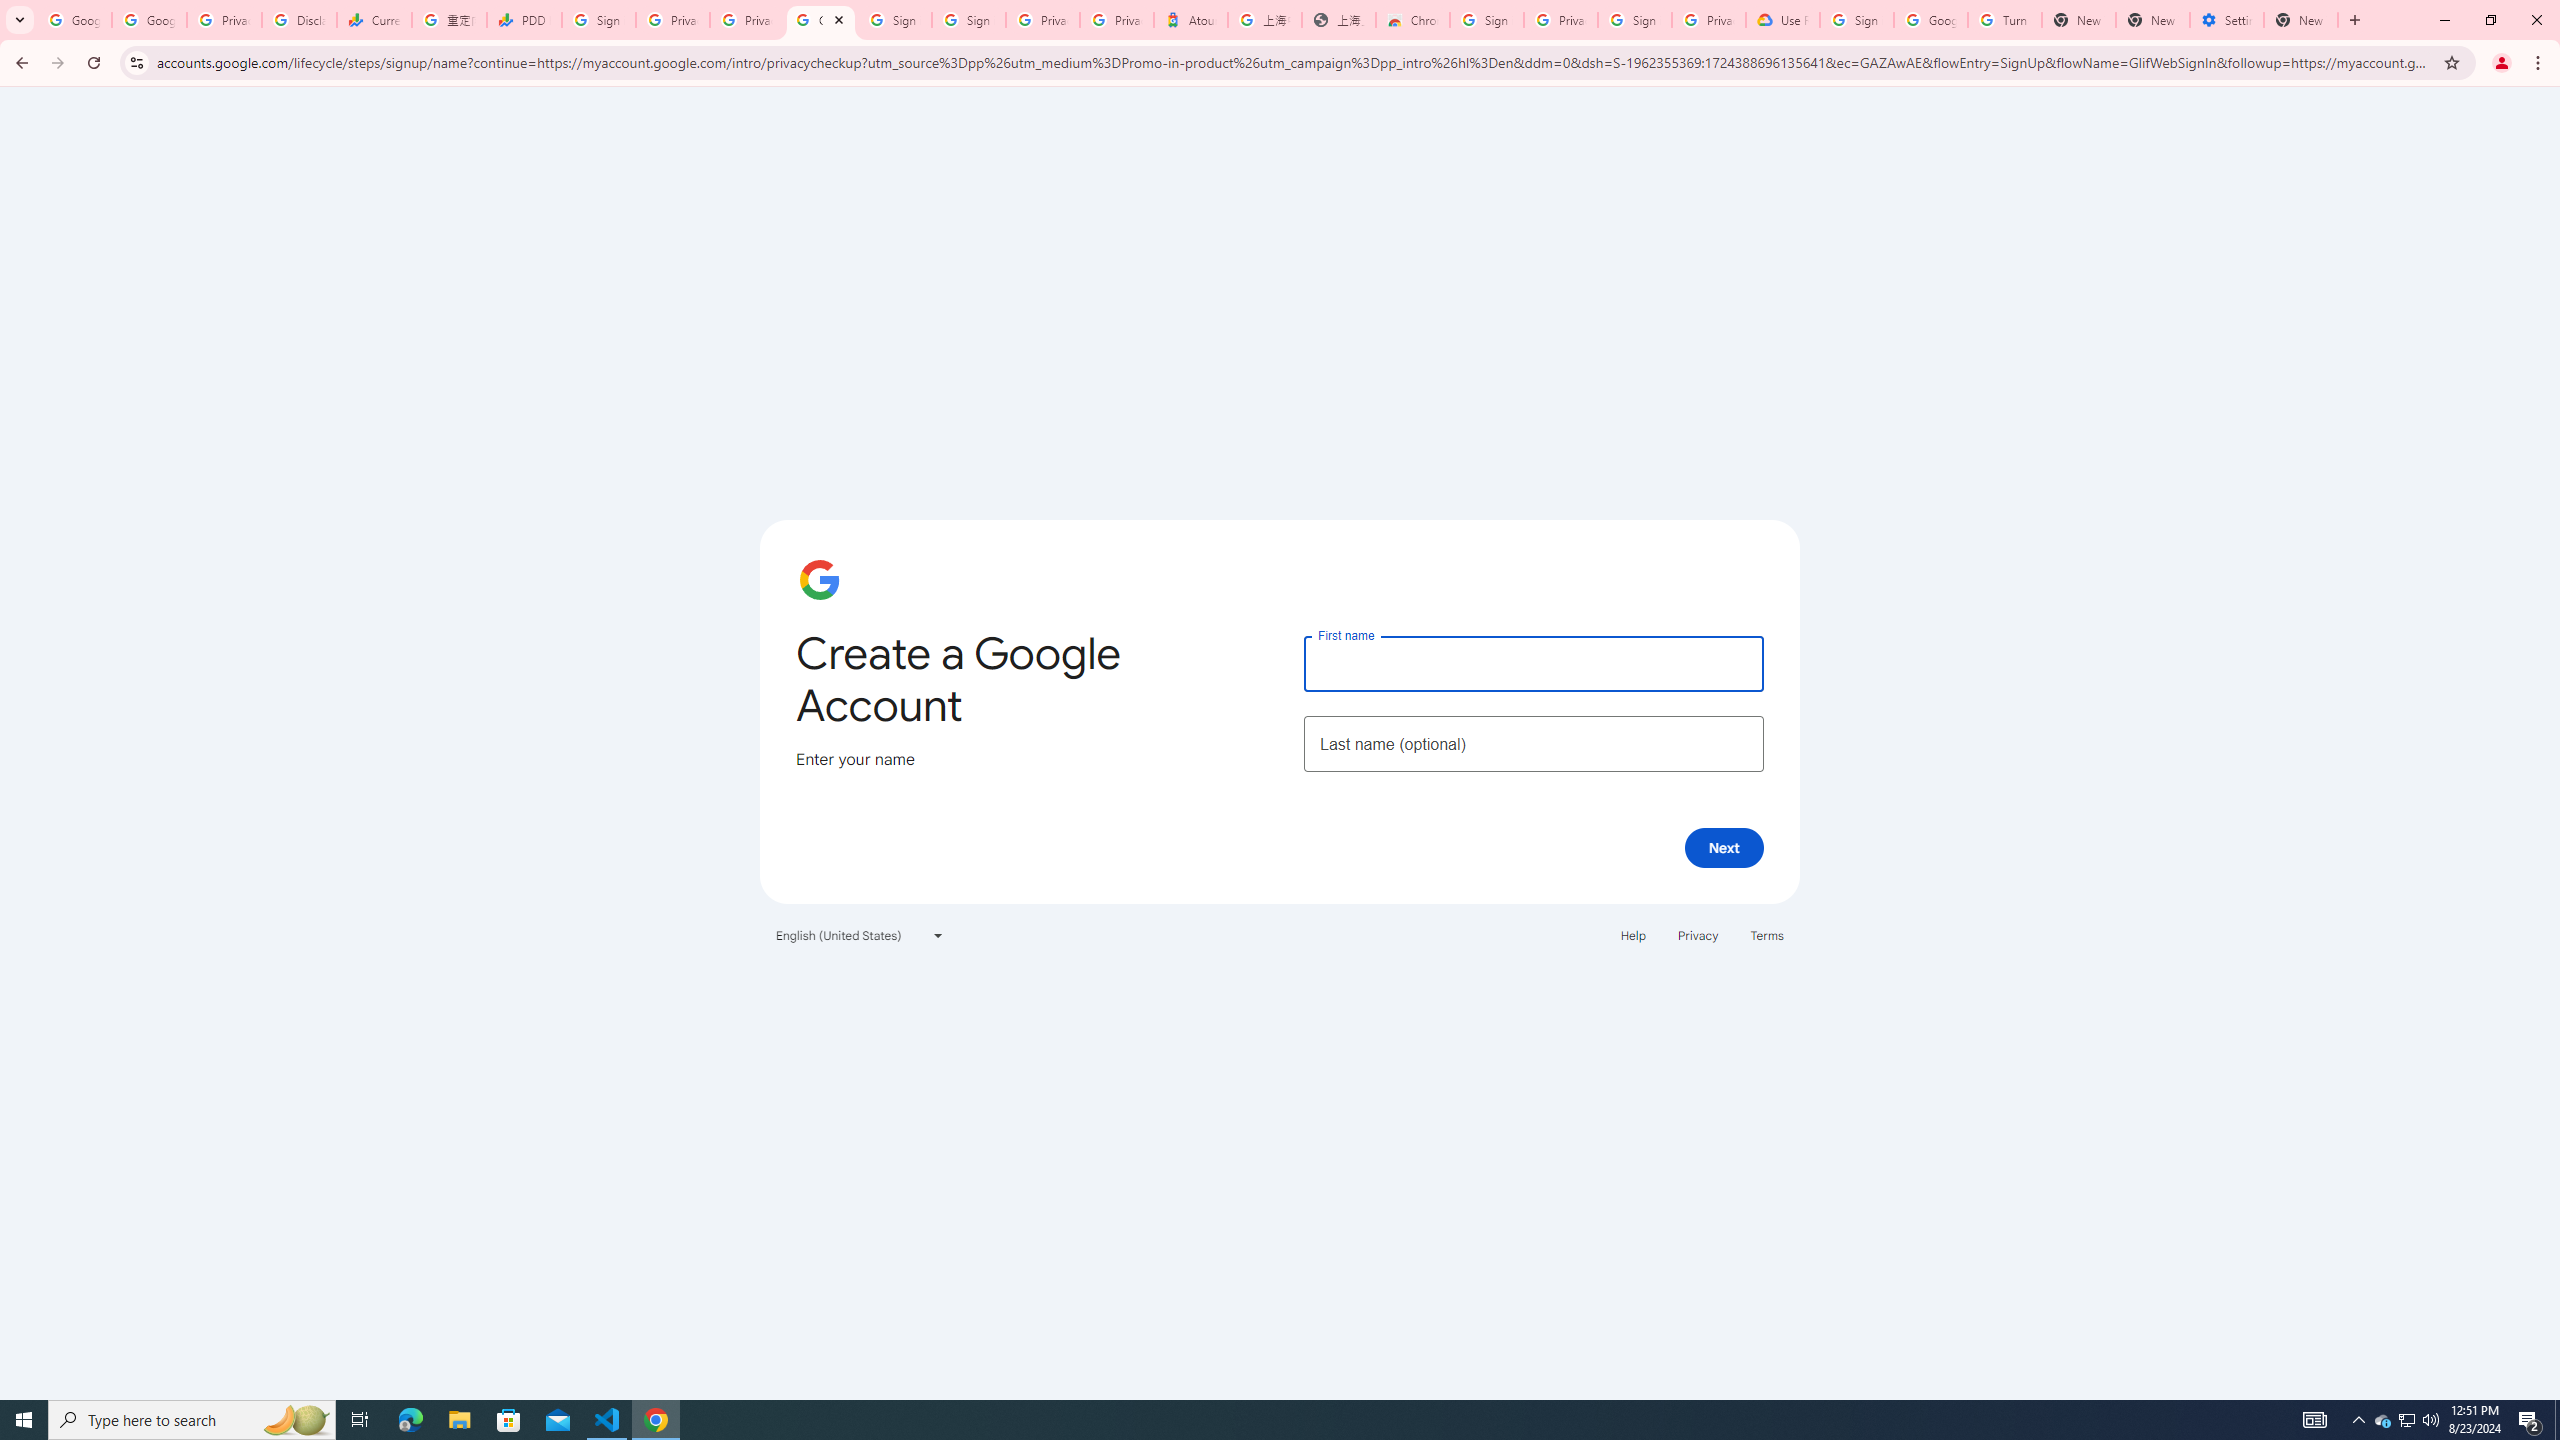 The image size is (2560, 1440). I want to click on 'Chrome Web Store - Color themes by Chrome', so click(1413, 19).